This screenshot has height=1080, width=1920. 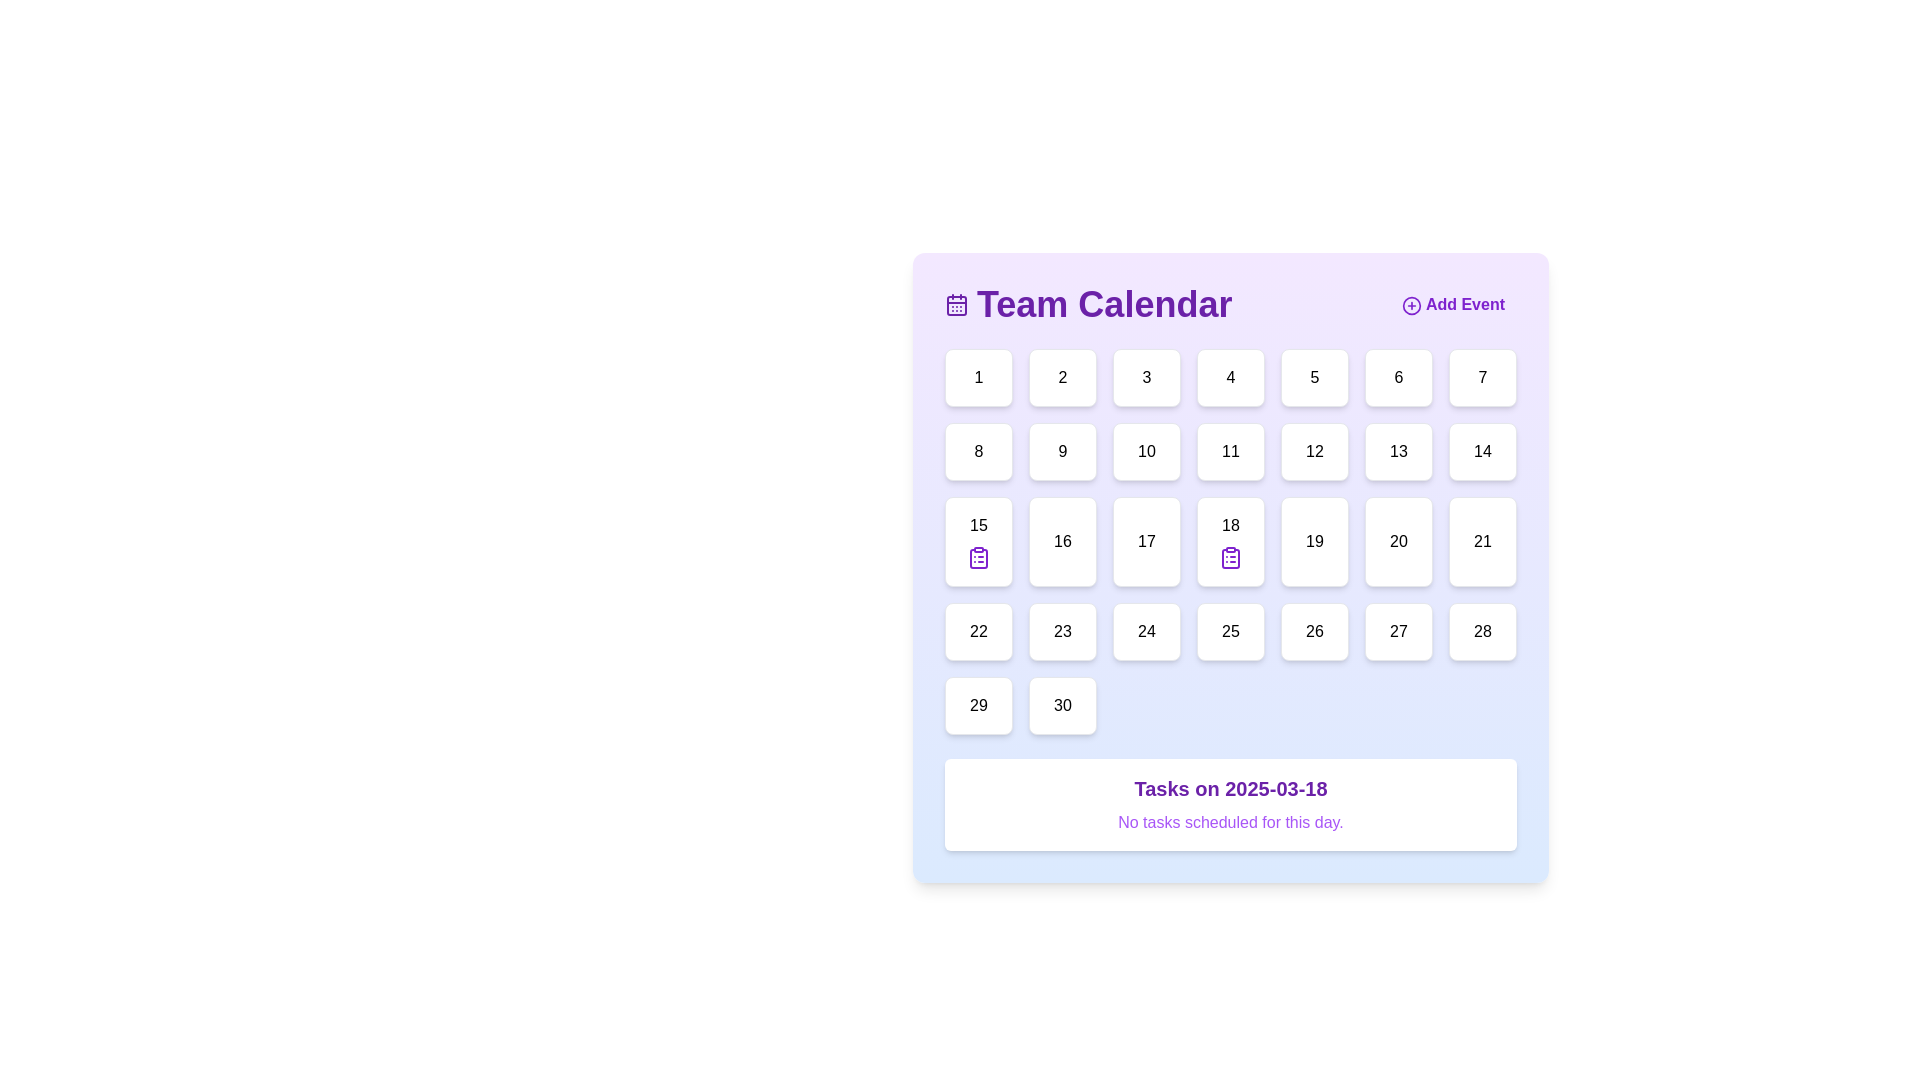 I want to click on the calendar button displaying the number '23', so click(x=1061, y=632).